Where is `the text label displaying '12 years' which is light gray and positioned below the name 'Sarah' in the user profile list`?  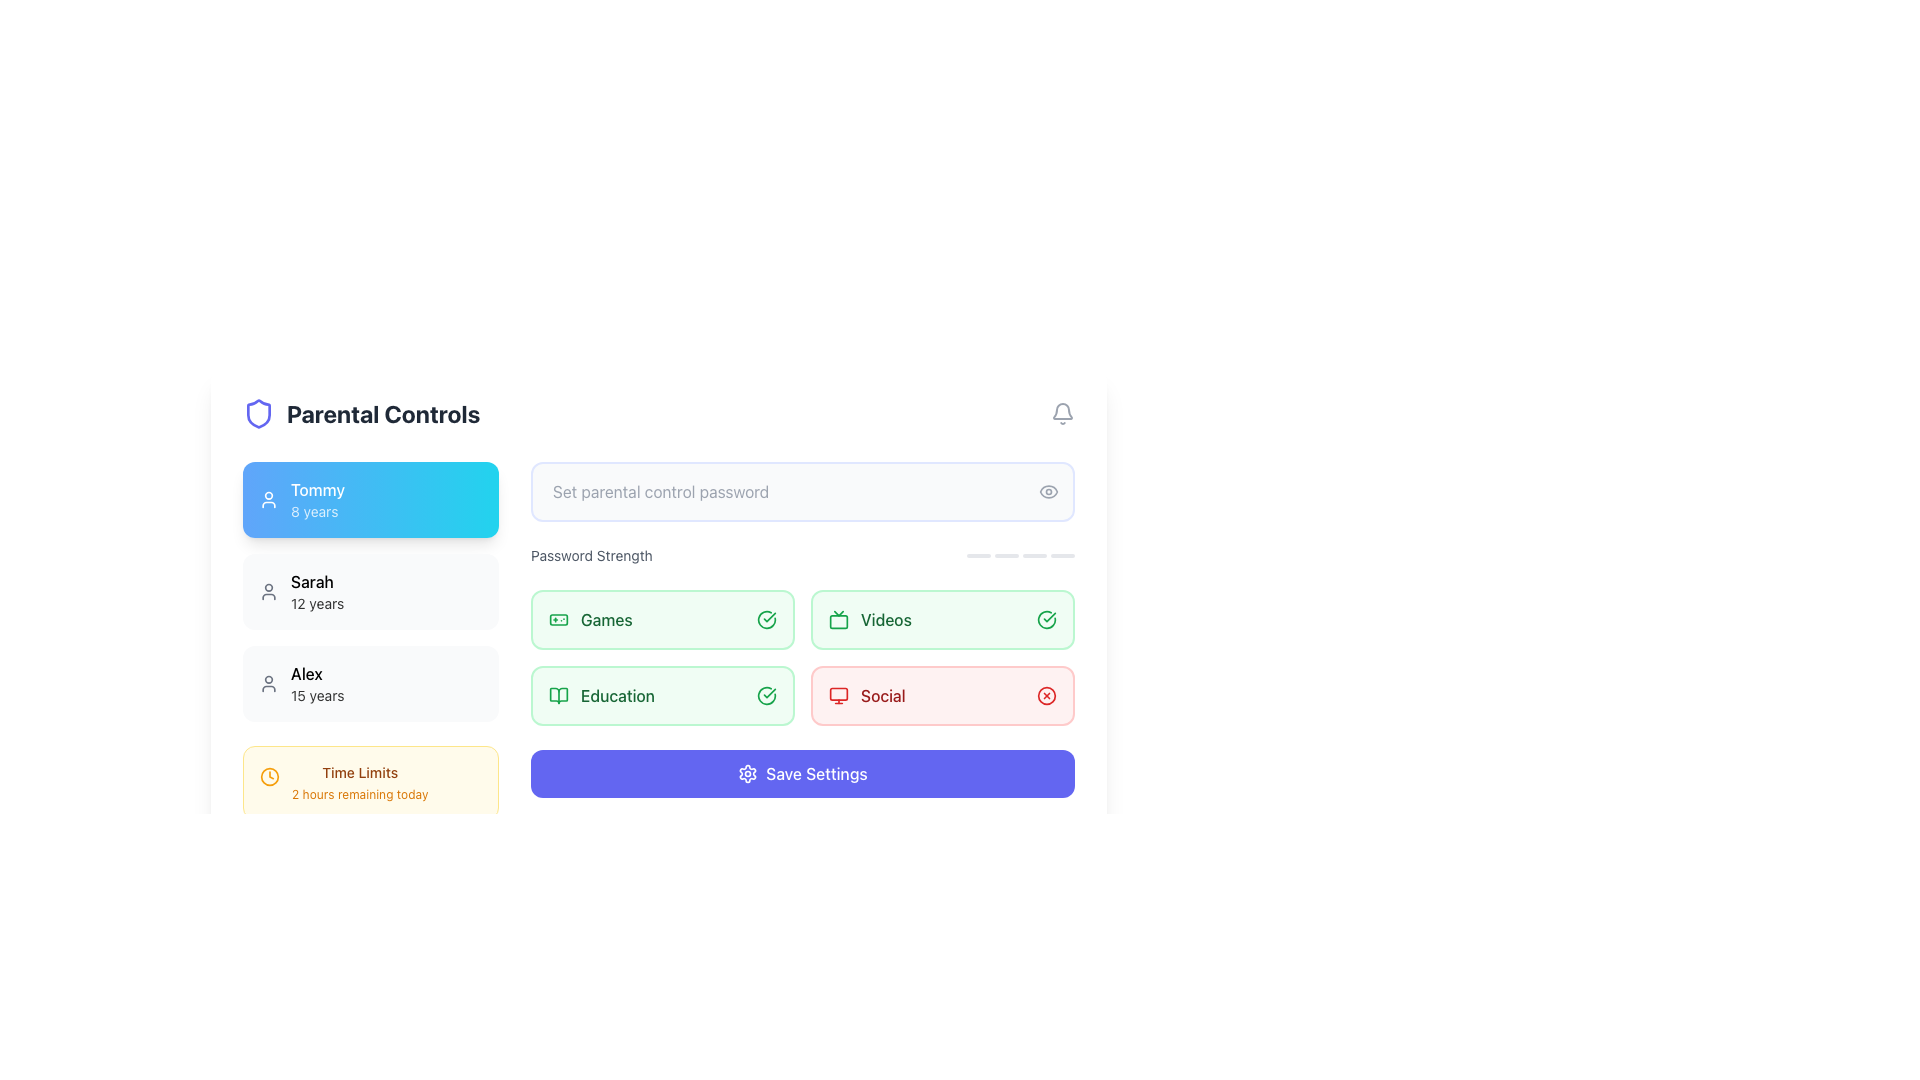
the text label displaying '12 years' which is light gray and positioned below the name 'Sarah' in the user profile list is located at coordinates (316, 603).